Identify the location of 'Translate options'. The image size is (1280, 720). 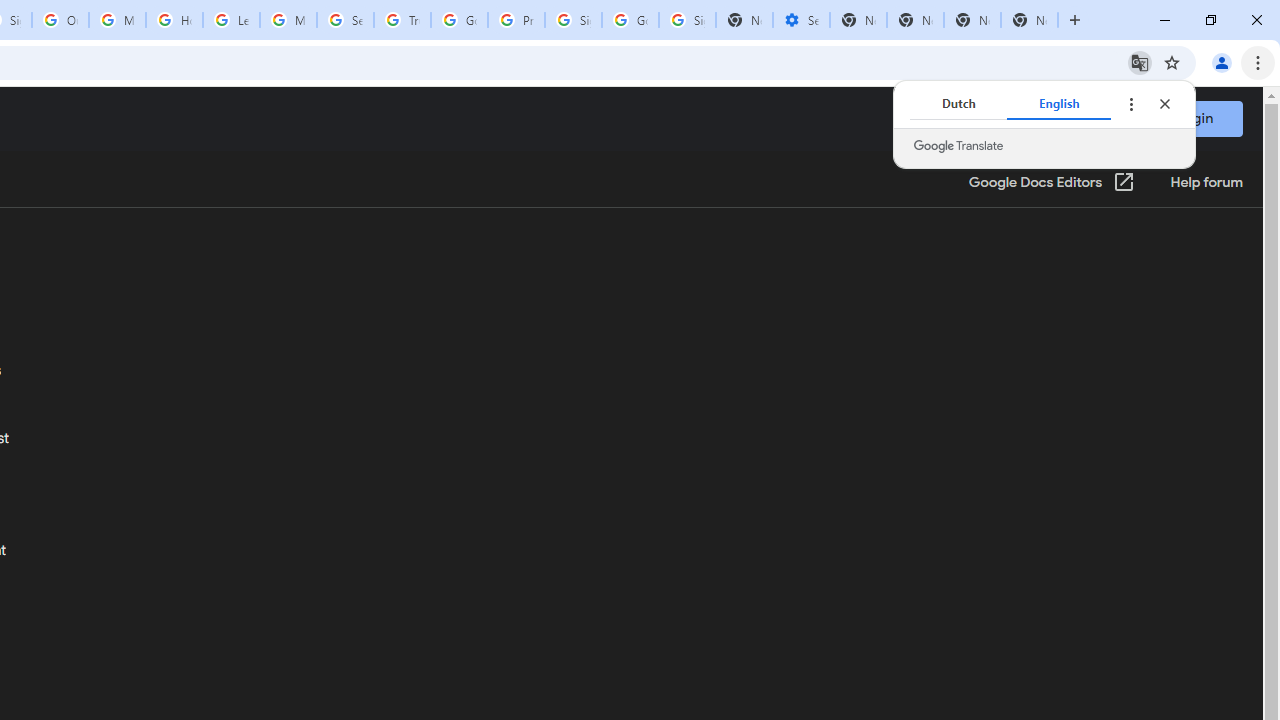
(1130, 104).